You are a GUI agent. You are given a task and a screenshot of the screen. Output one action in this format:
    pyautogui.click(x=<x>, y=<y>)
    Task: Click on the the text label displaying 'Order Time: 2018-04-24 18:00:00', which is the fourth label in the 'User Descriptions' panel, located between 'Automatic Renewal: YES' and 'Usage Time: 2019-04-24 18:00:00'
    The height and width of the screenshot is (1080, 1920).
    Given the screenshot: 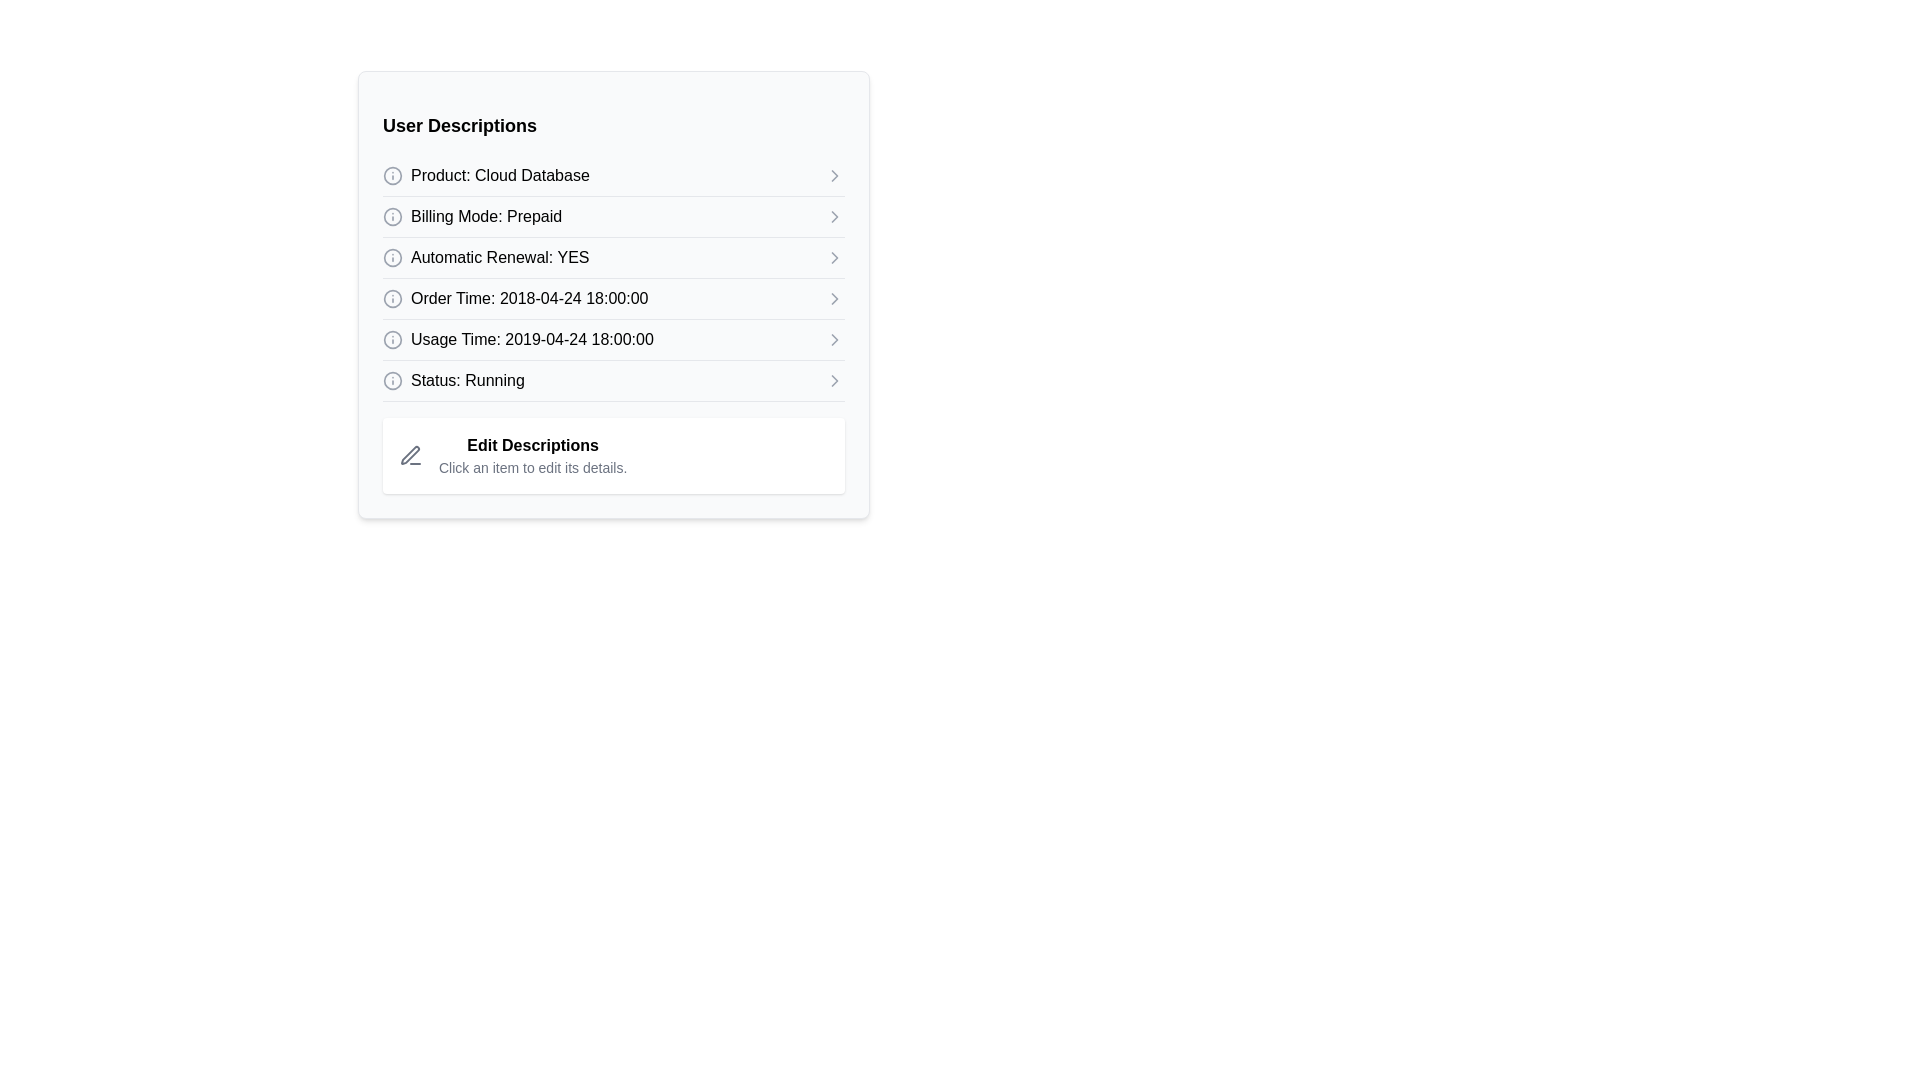 What is the action you would take?
    pyautogui.click(x=529, y=299)
    